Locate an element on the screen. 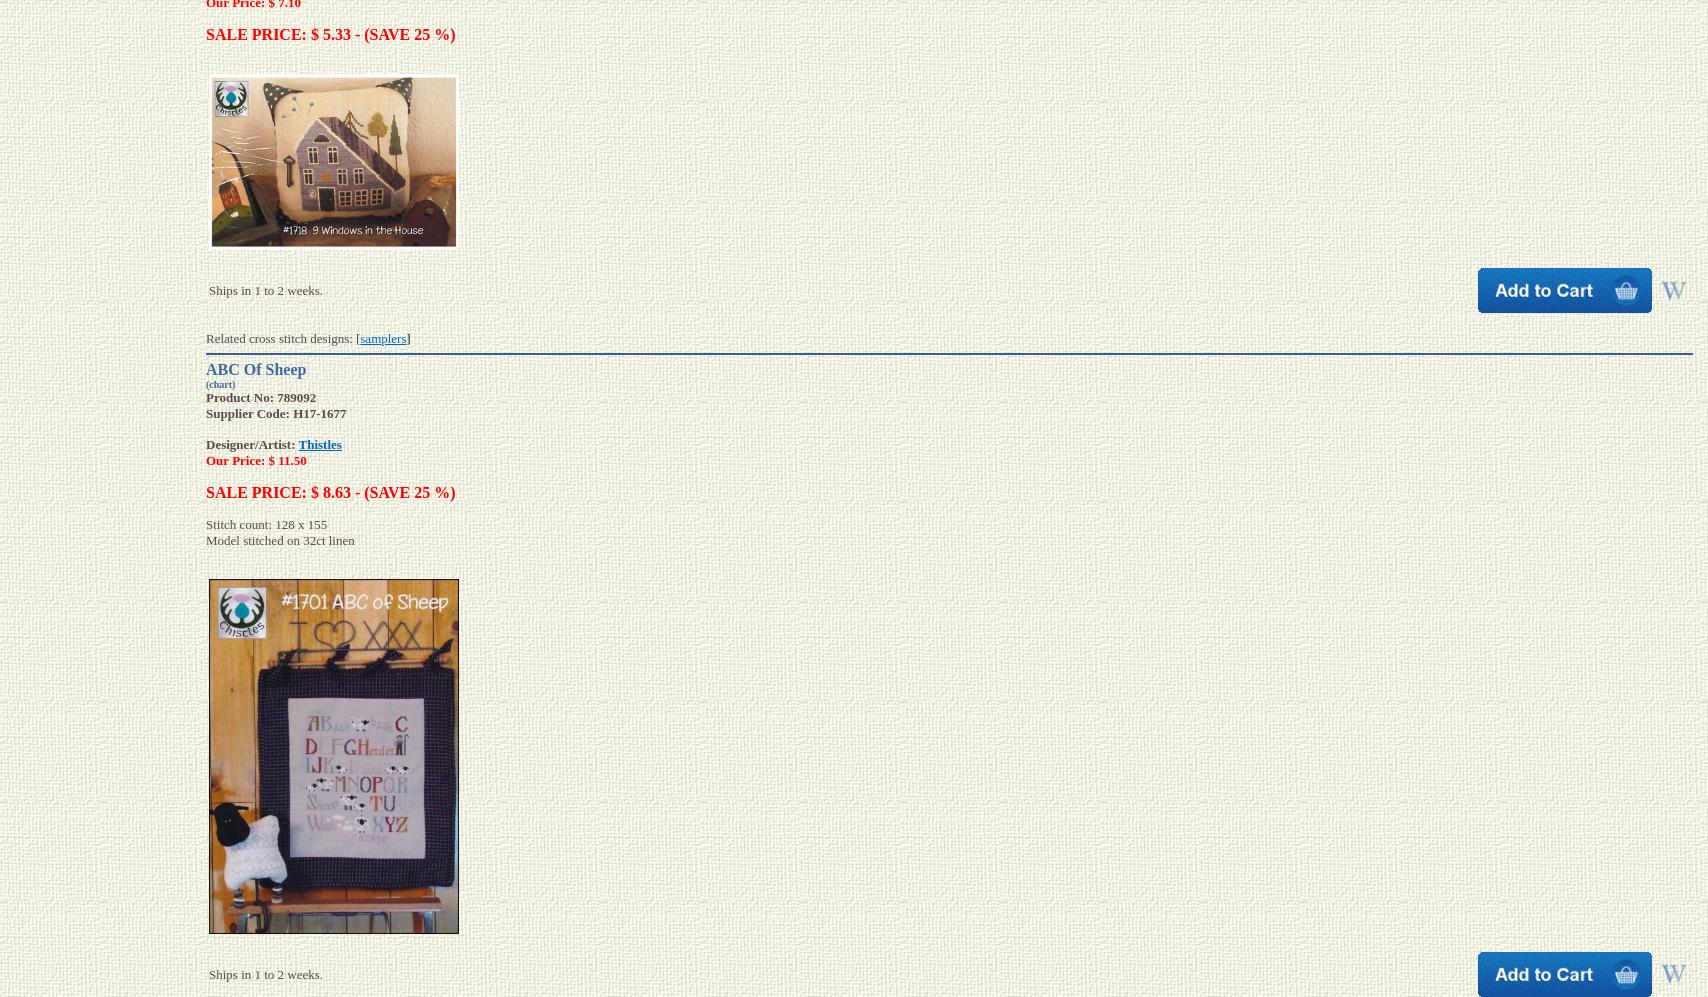 The width and height of the screenshot is (1708, 997). 'Thistles' is located at coordinates (319, 443).